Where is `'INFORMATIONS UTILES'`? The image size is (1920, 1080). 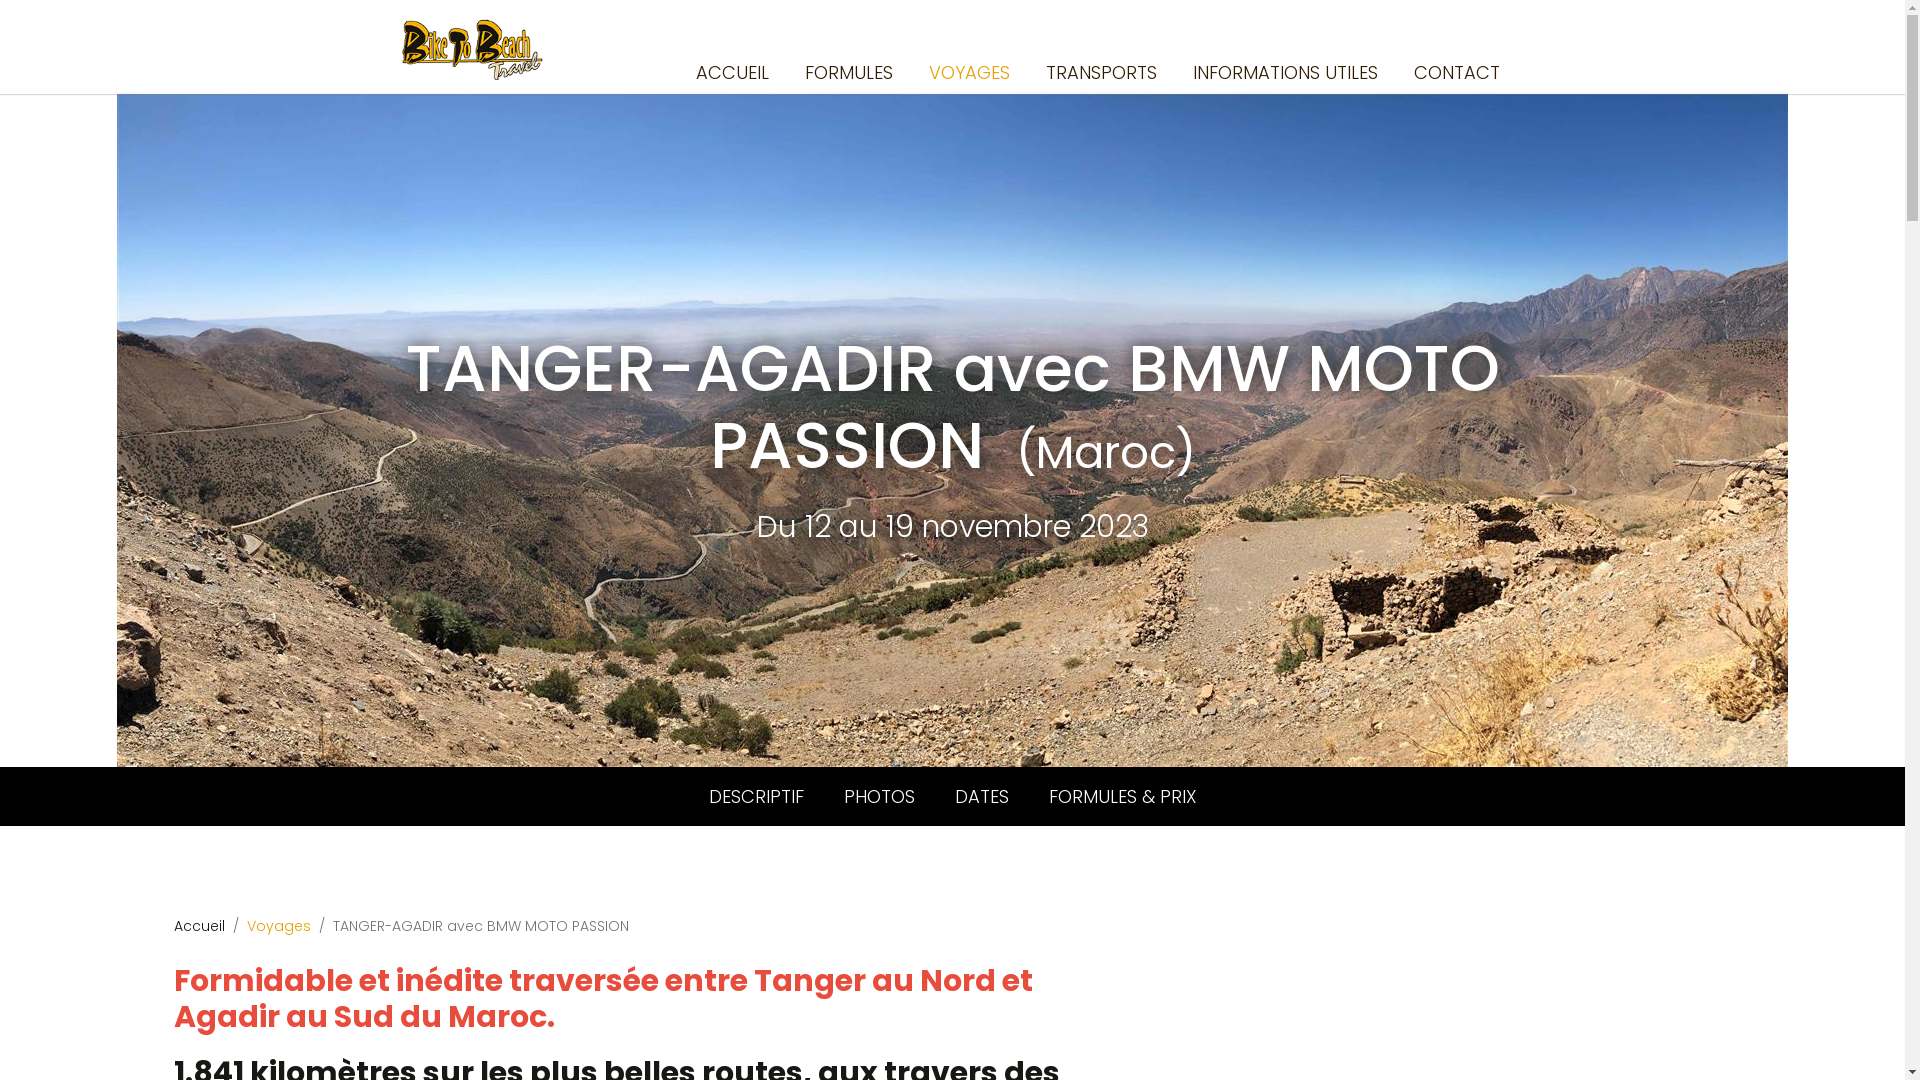 'INFORMATIONS UTILES' is located at coordinates (1284, 71).